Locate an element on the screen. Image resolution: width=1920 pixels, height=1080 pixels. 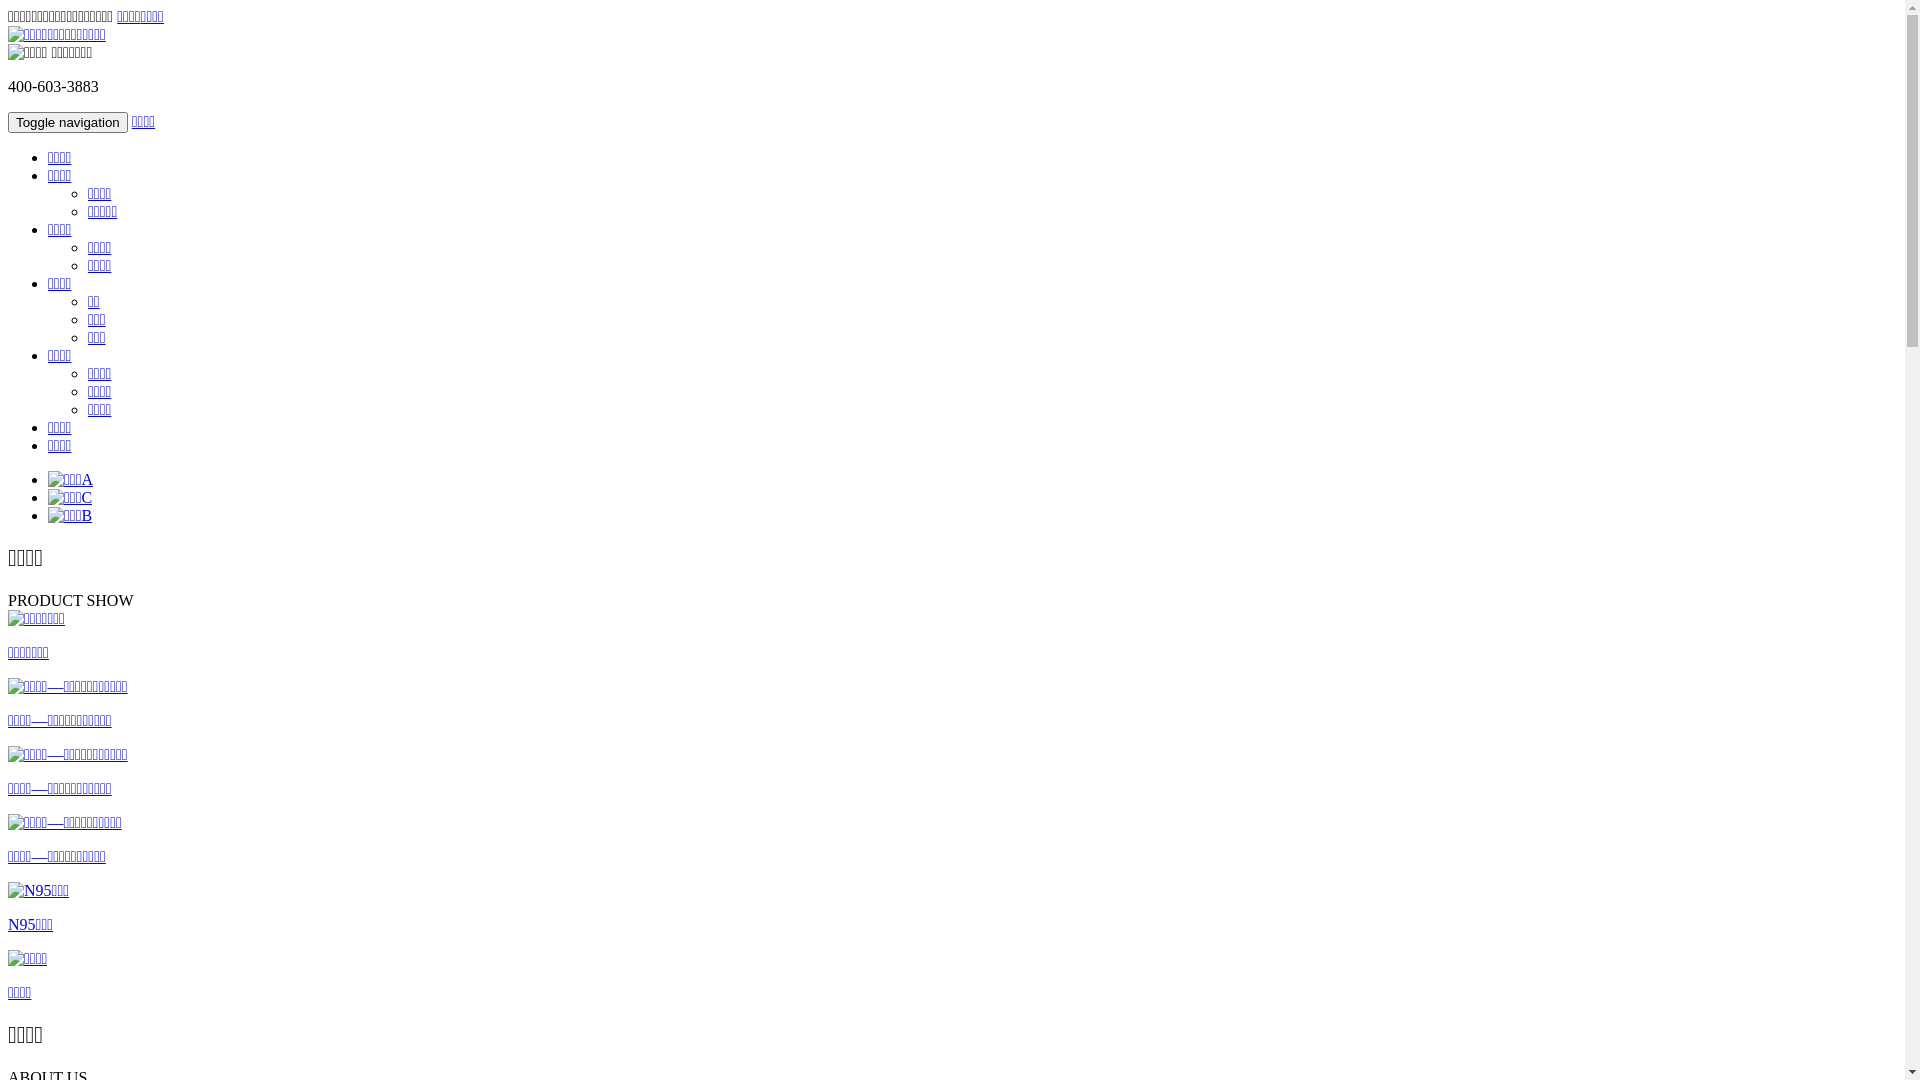
'Toggle navigation' is located at coordinates (67, 122).